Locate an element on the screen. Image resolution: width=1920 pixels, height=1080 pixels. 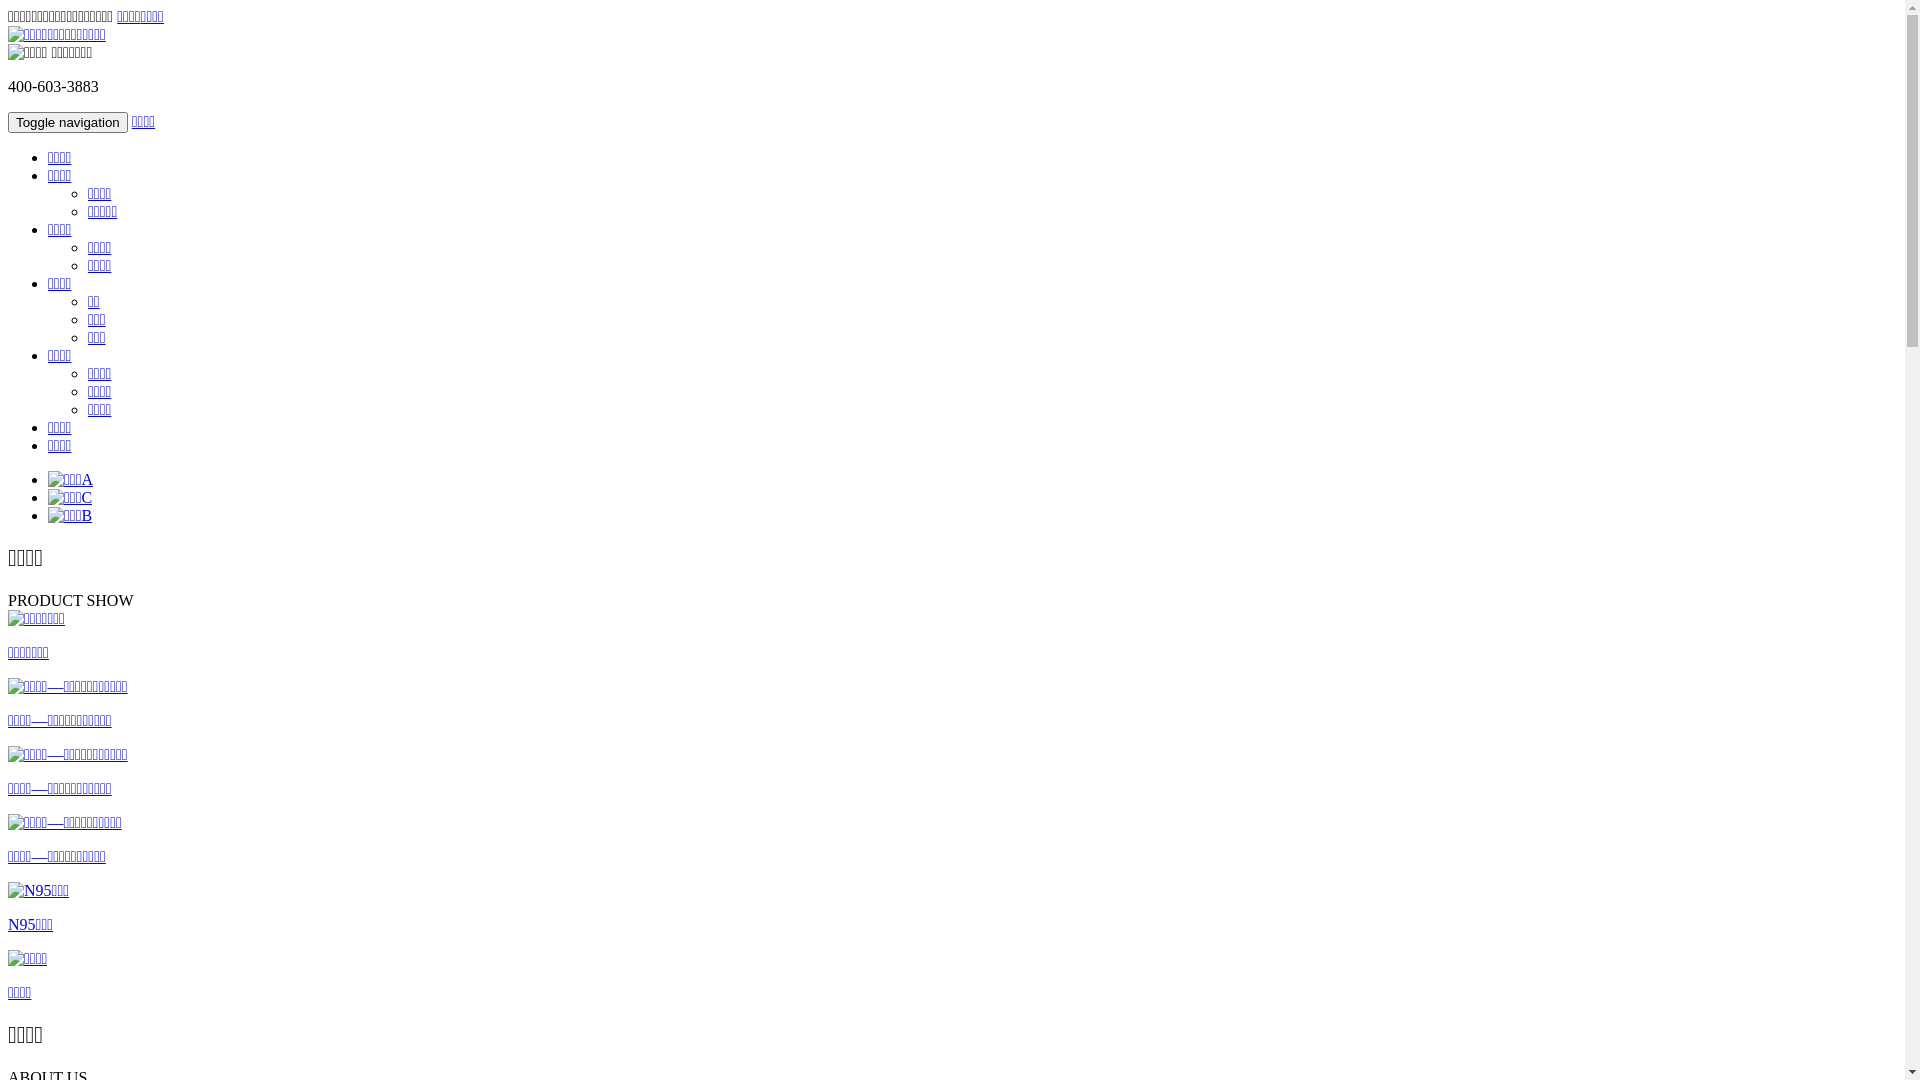
'Toggle navigation' is located at coordinates (67, 122).